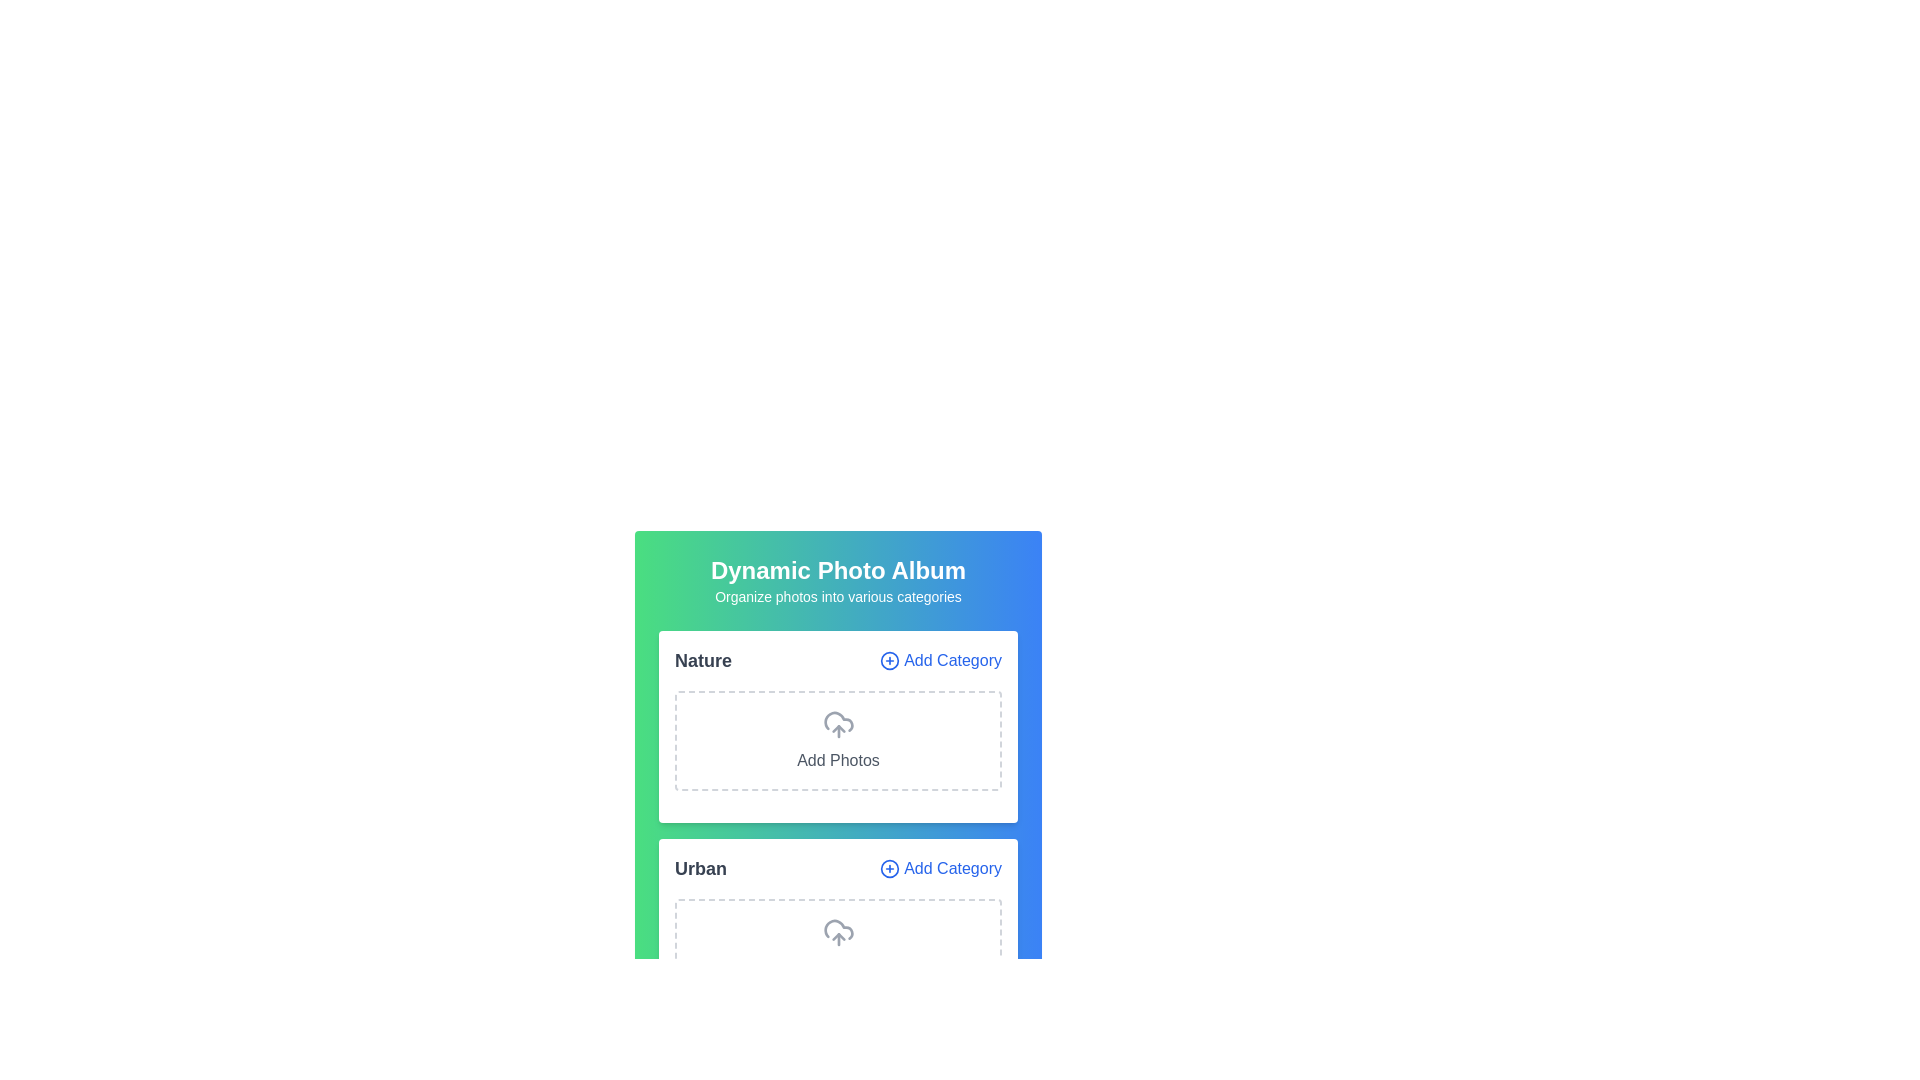 The height and width of the screenshot is (1080, 1920). What do you see at coordinates (889, 867) in the screenshot?
I see `the circular blue '+' icon button located within the 'Add Category' button in the top-right corner of the 'Urban' category box` at bounding box center [889, 867].